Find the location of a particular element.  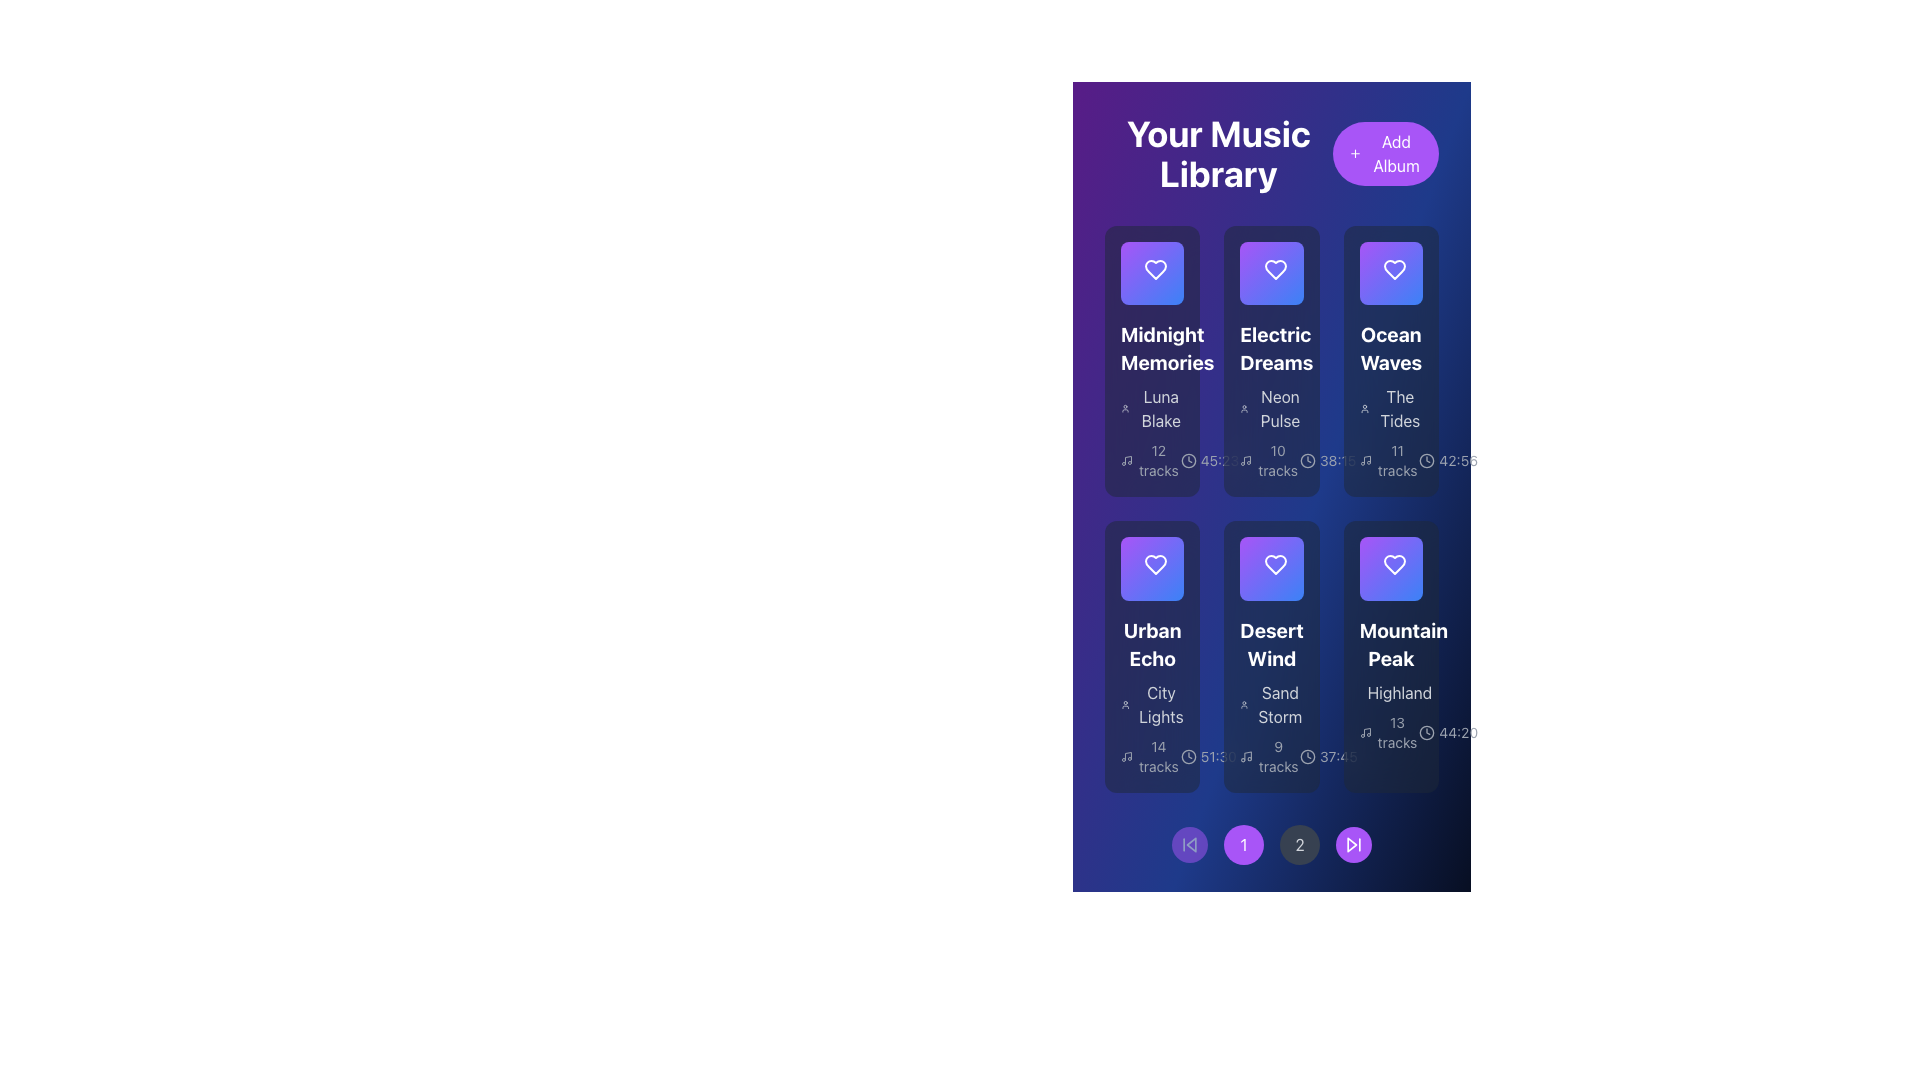

the user icon, which is a small circular representation typically used for user profiles, located to the left of the text 'Sand Storm' is located at coordinates (1243, 703).